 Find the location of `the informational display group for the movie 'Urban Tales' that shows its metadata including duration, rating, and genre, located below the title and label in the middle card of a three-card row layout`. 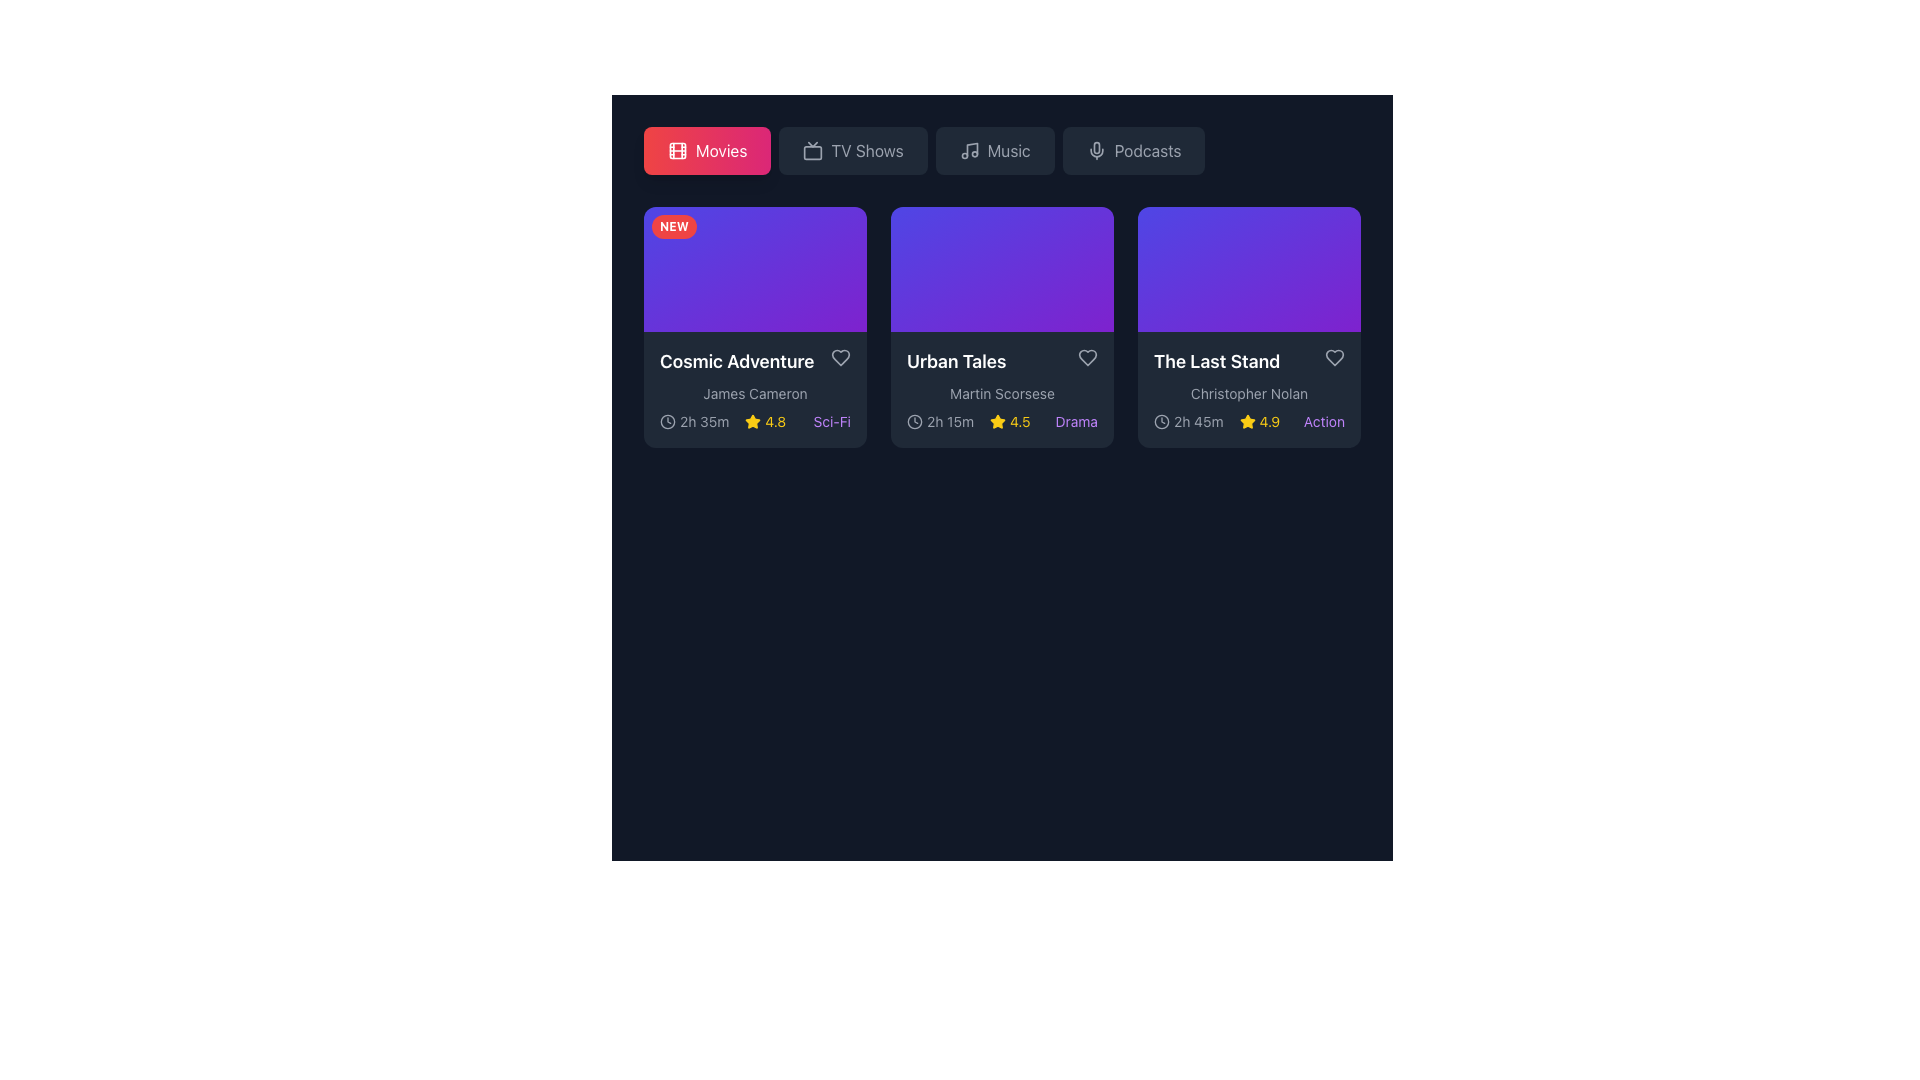

the informational display group for the movie 'Urban Tales' that shows its metadata including duration, rating, and genre, located below the title and label in the middle card of a three-card row layout is located at coordinates (1002, 421).